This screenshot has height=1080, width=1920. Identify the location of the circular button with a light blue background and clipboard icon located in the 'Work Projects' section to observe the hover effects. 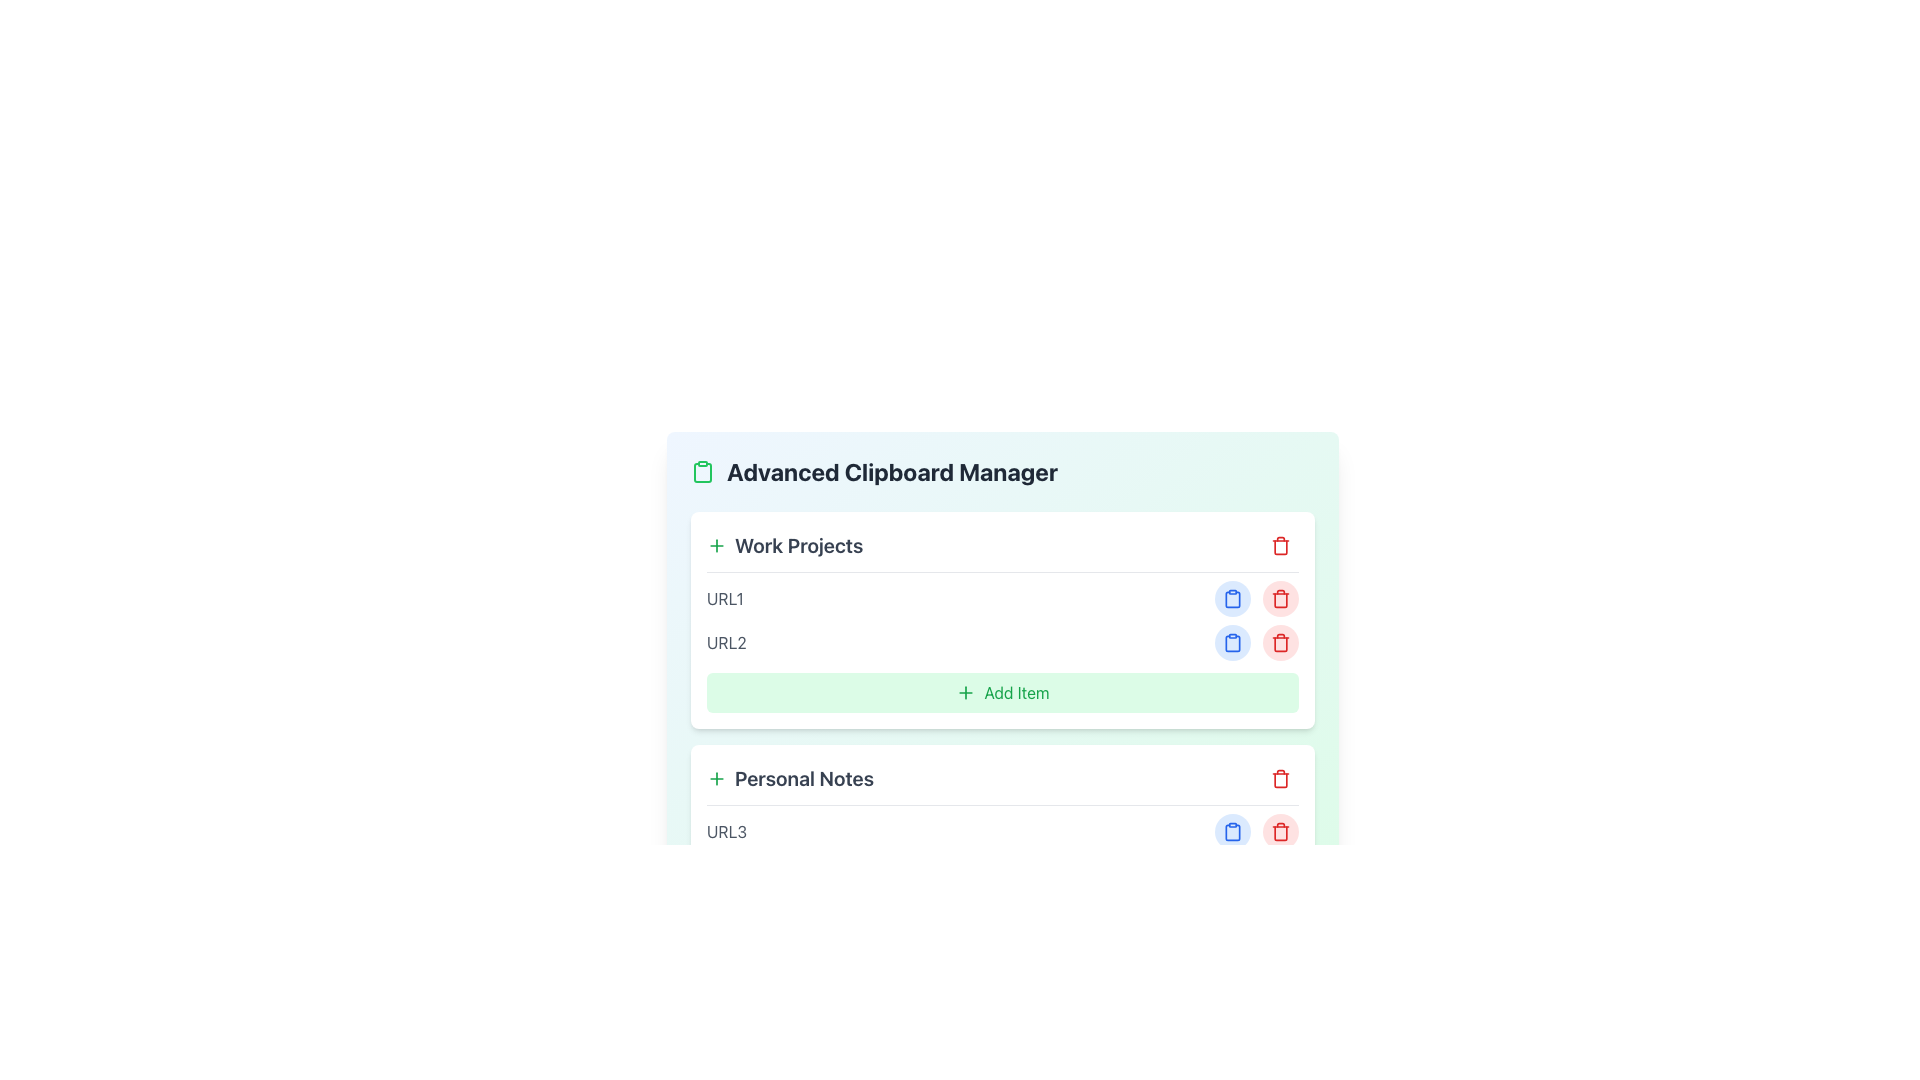
(1232, 643).